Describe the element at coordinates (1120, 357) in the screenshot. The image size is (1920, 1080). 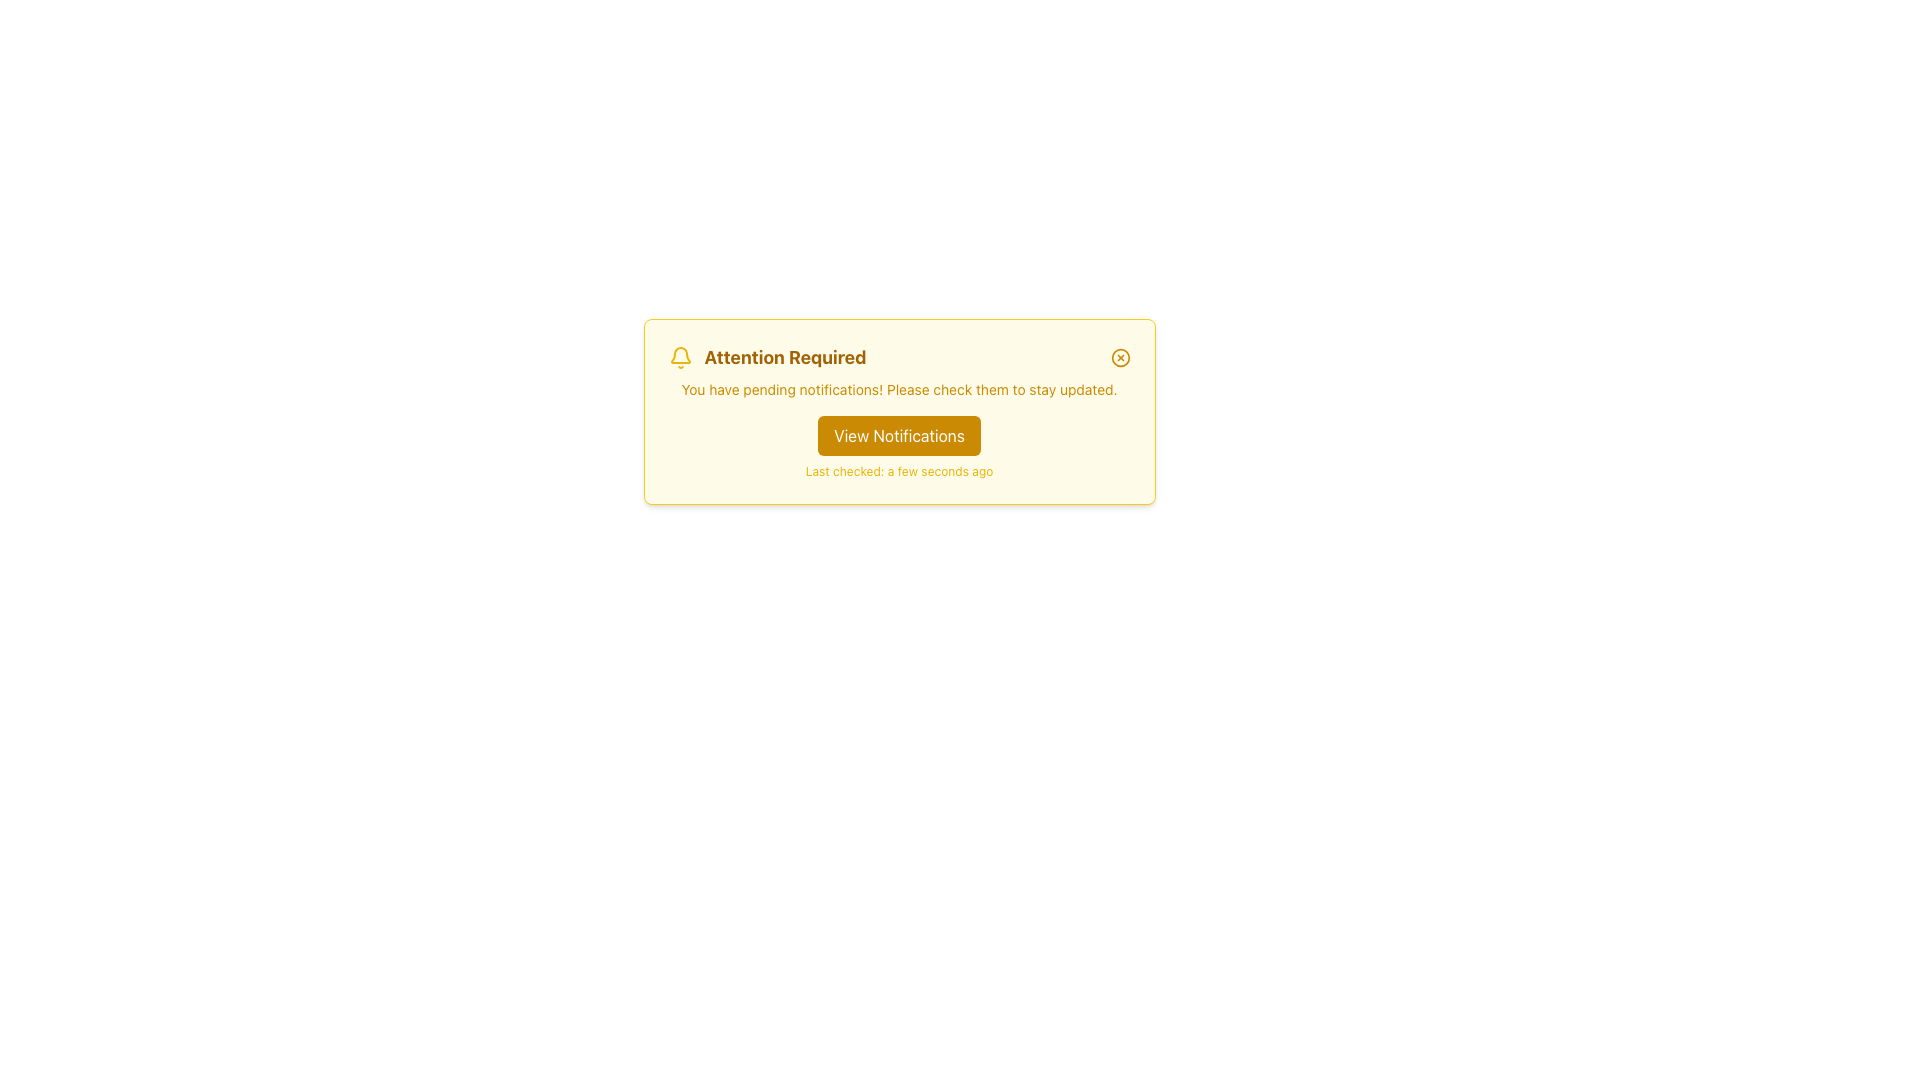
I see `the close button located at the upper right corner of the notification card` at that location.